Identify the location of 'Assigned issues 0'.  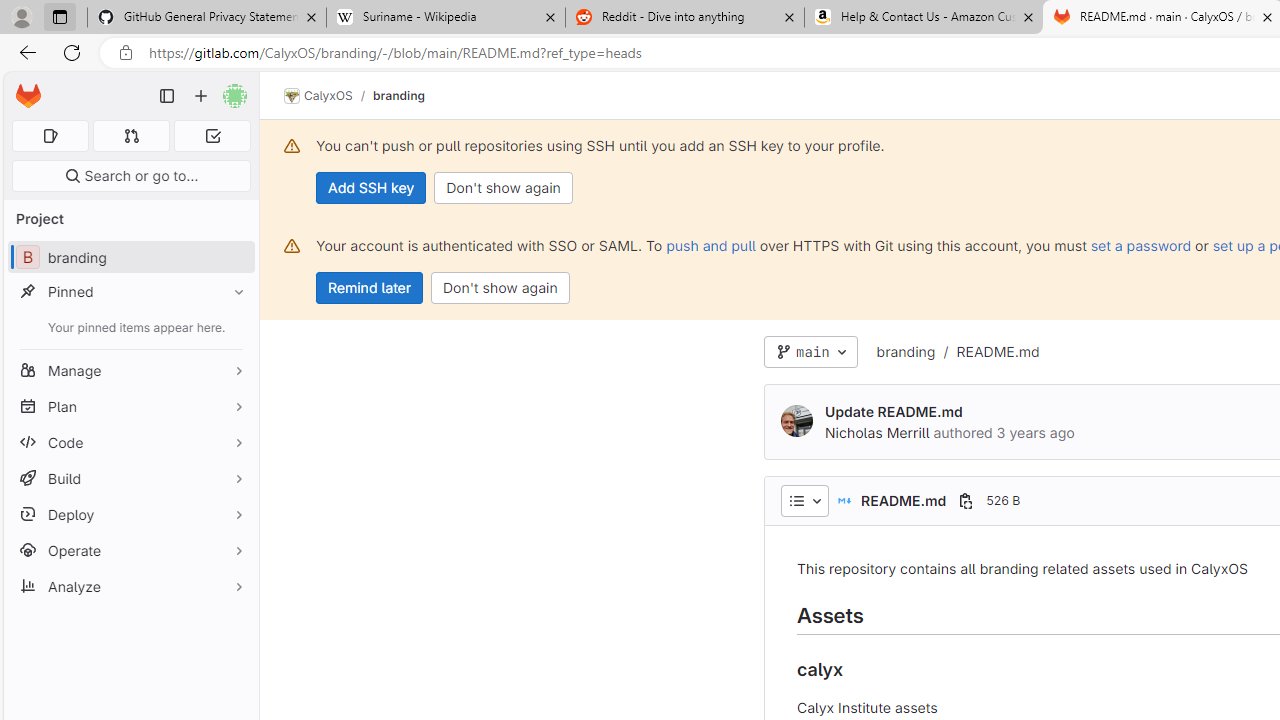
(50, 135).